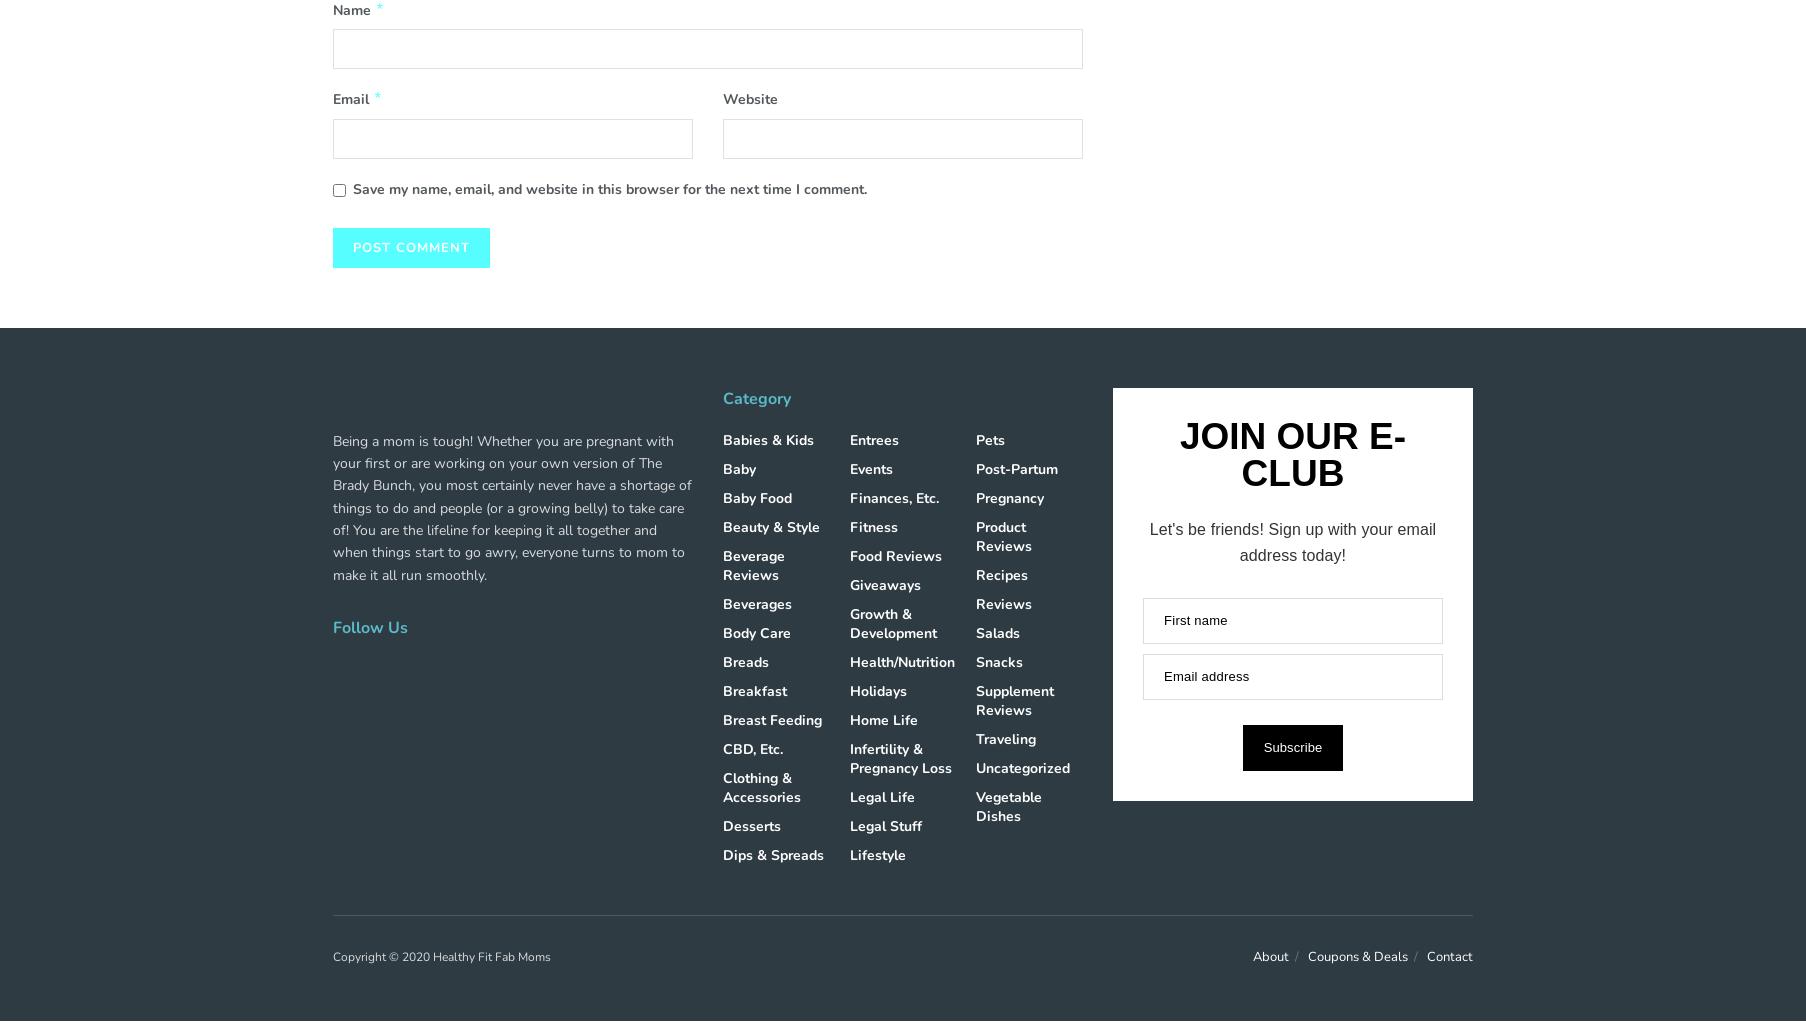 The width and height of the screenshot is (1806, 1025). What do you see at coordinates (893, 497) in the screenshot?
I see `'Finances, Etc.'` at bounding box center [893, 497].